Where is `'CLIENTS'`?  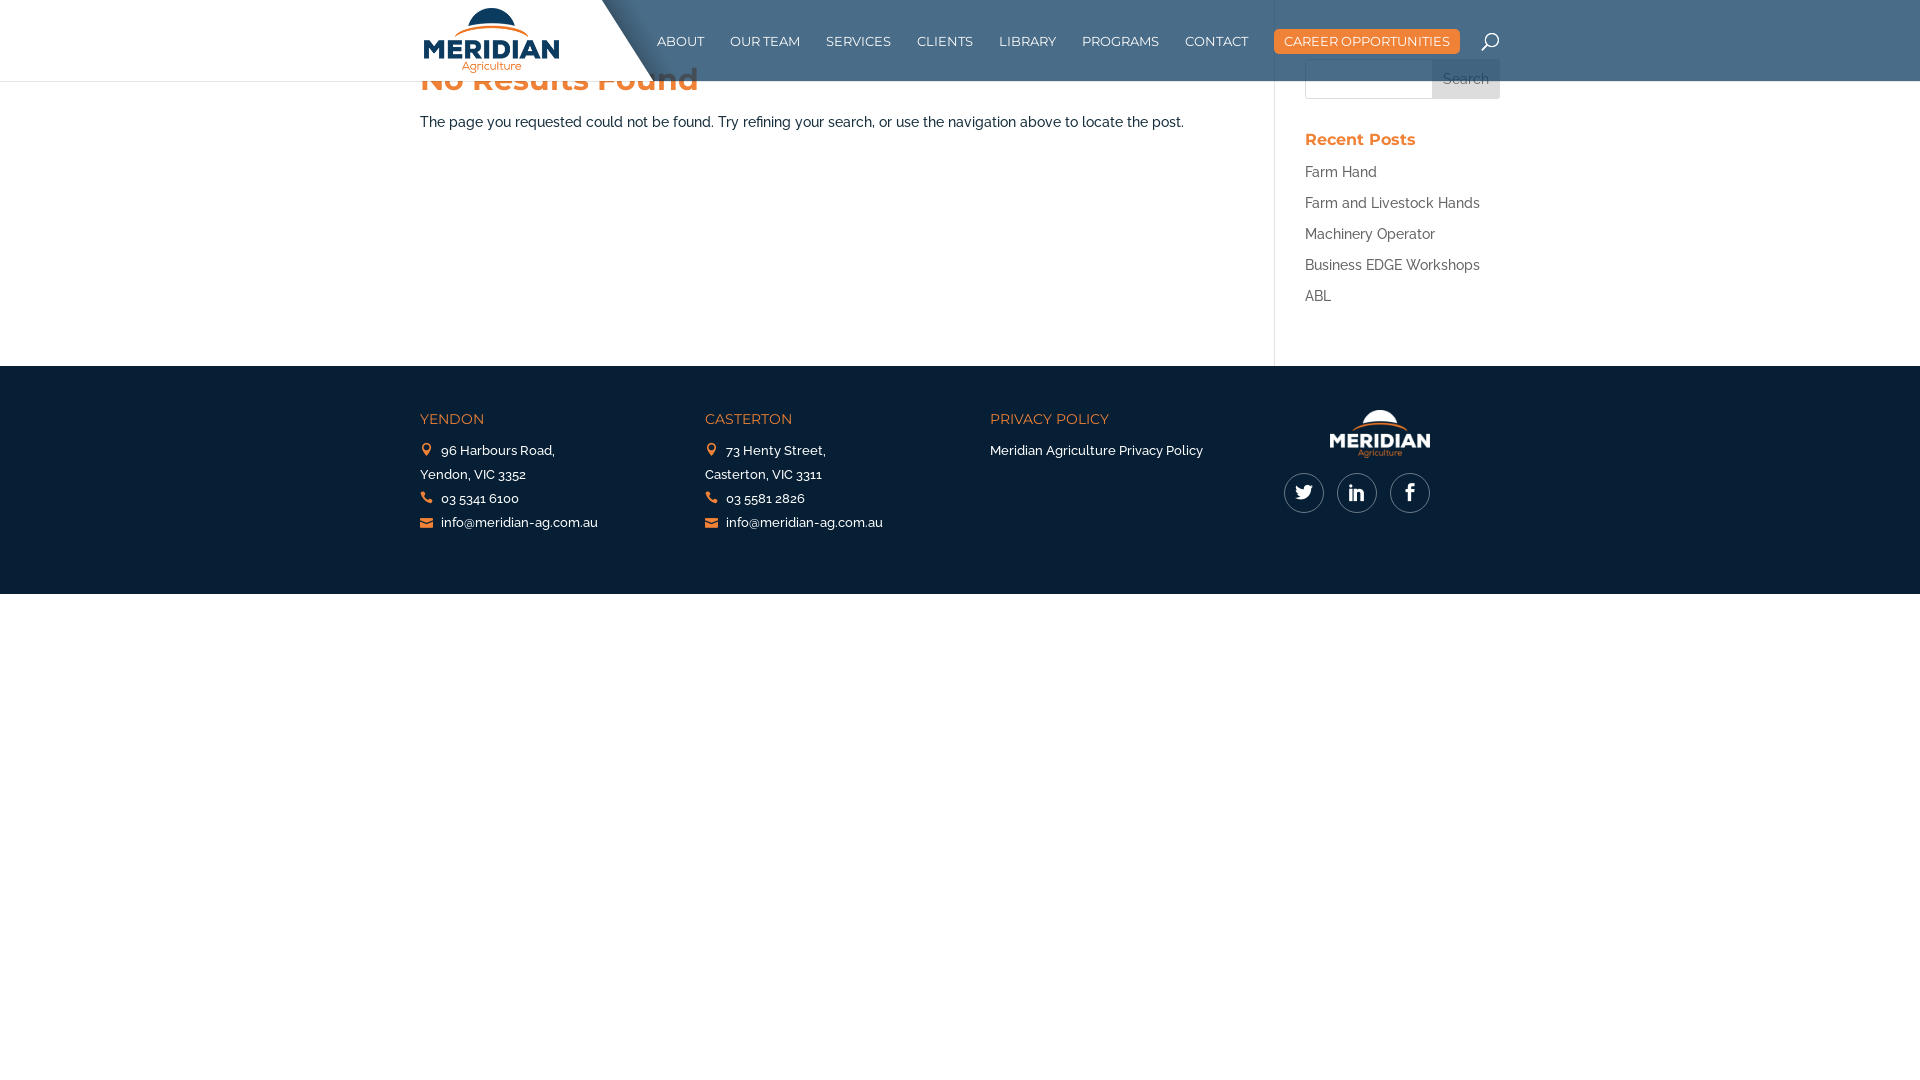 'CLIENTS' is located at coordinates (944, 56).